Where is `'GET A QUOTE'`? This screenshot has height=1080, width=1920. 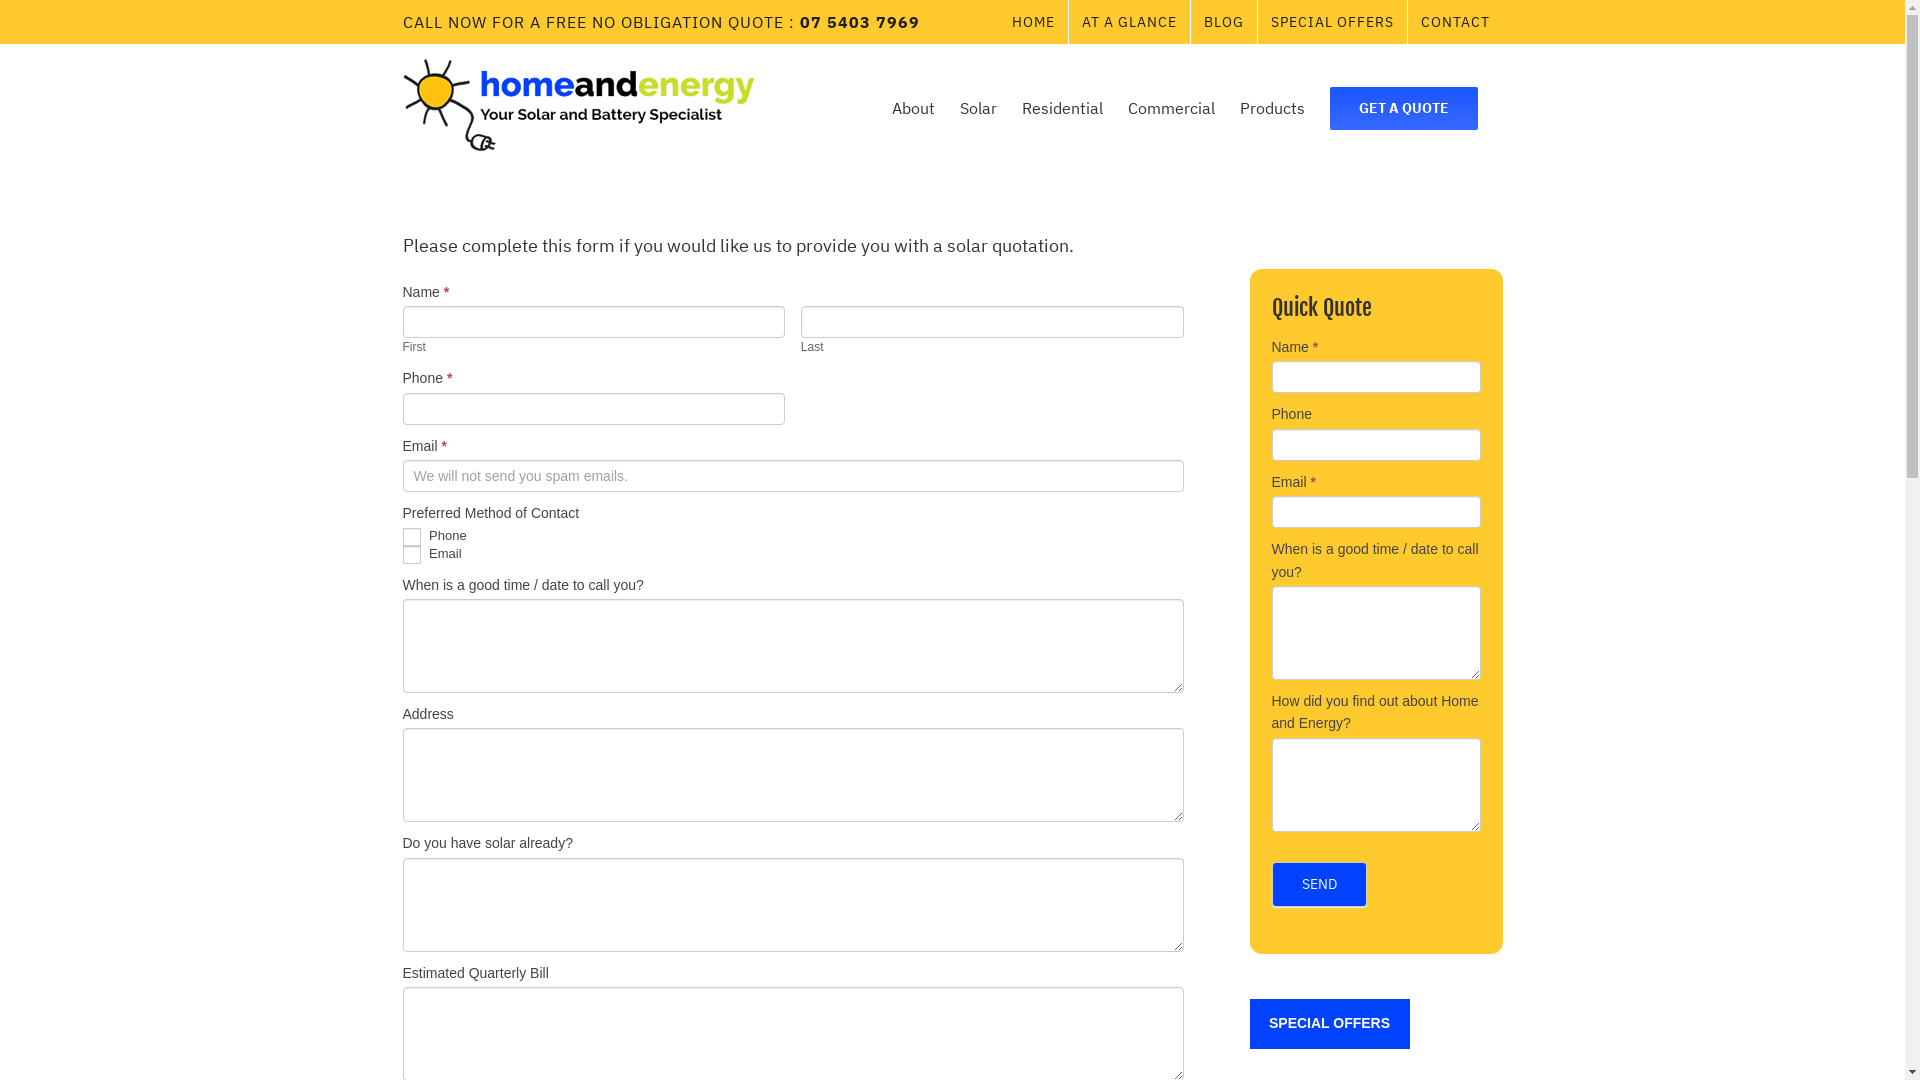
'GET A QUOTE' is located at coordinates (1402, 108).